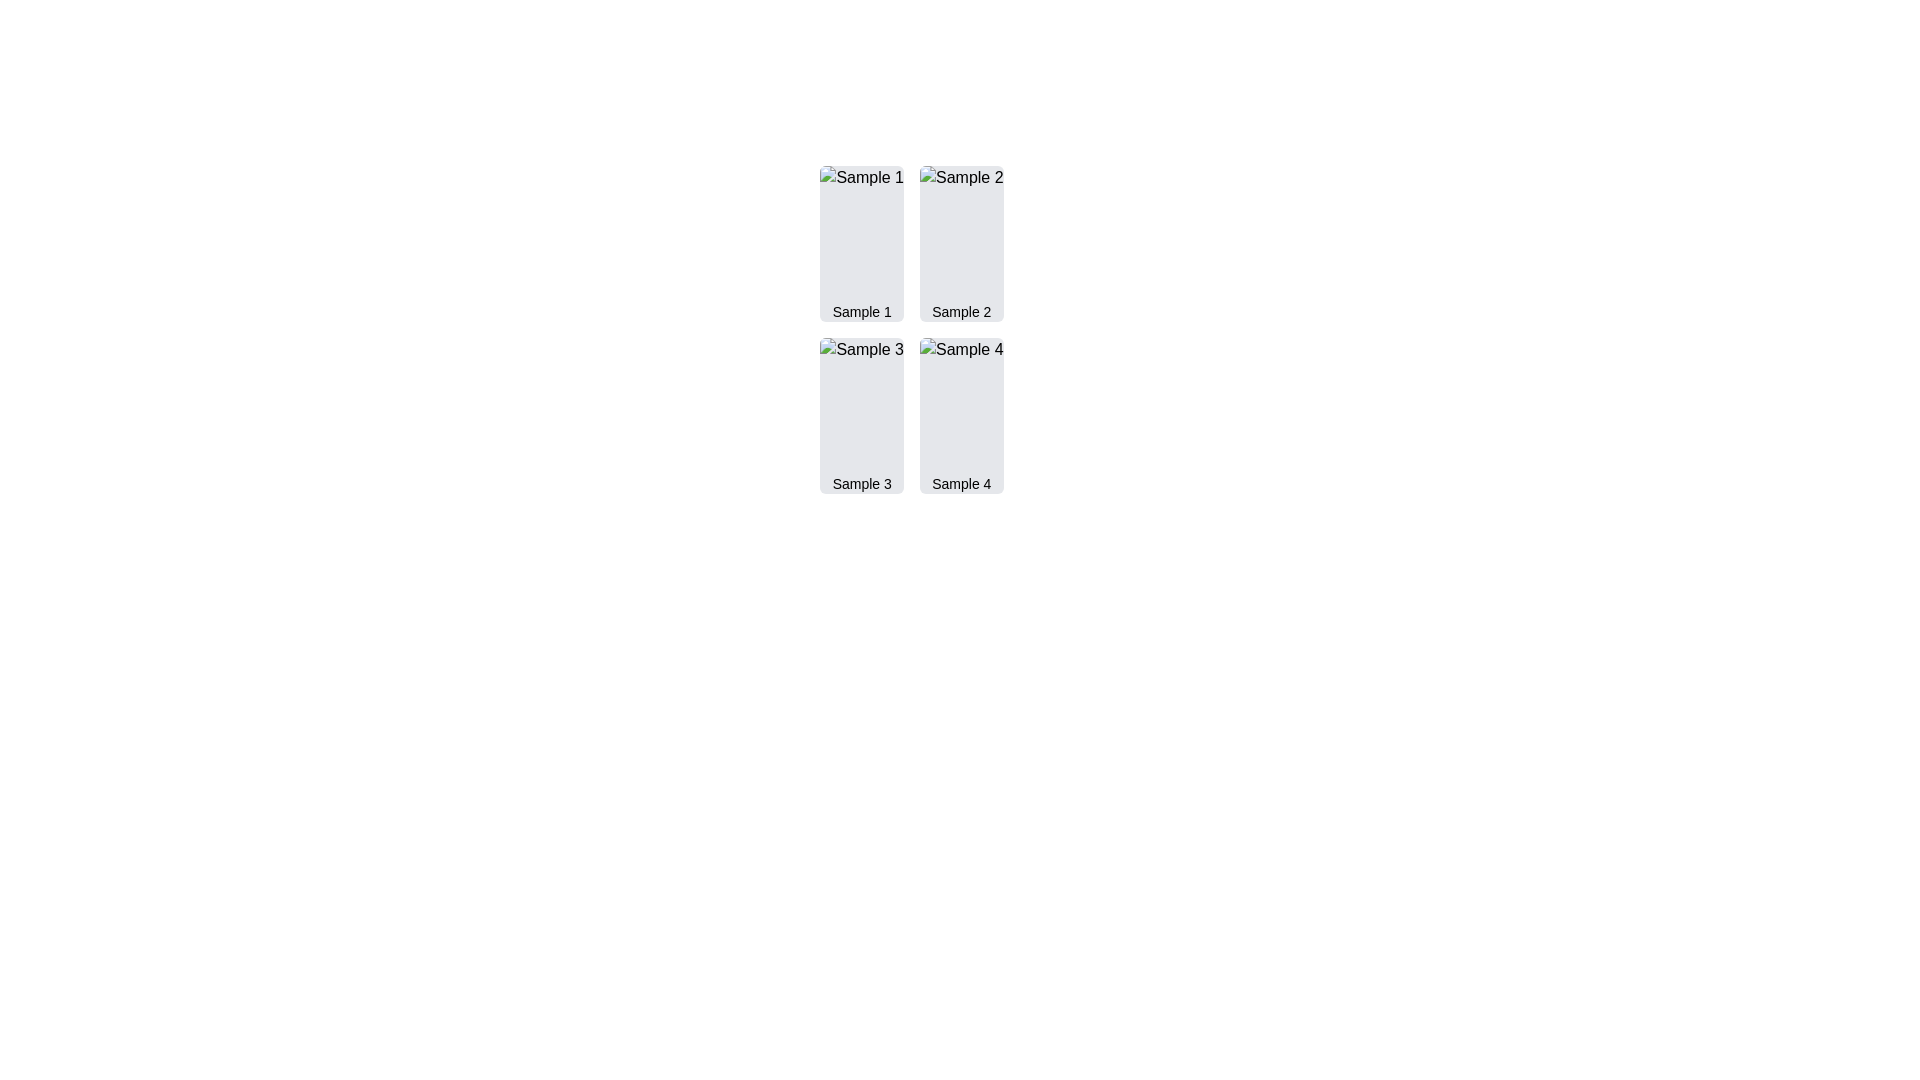 The image size is (1920, 1080). Describe the element at coordinates (961, 483) in the screenshot. I see `the text element labeled 'Sample 4', which is styled in a smaller font and located in the bottom right grid cell of a 2x2 layout` at that location.